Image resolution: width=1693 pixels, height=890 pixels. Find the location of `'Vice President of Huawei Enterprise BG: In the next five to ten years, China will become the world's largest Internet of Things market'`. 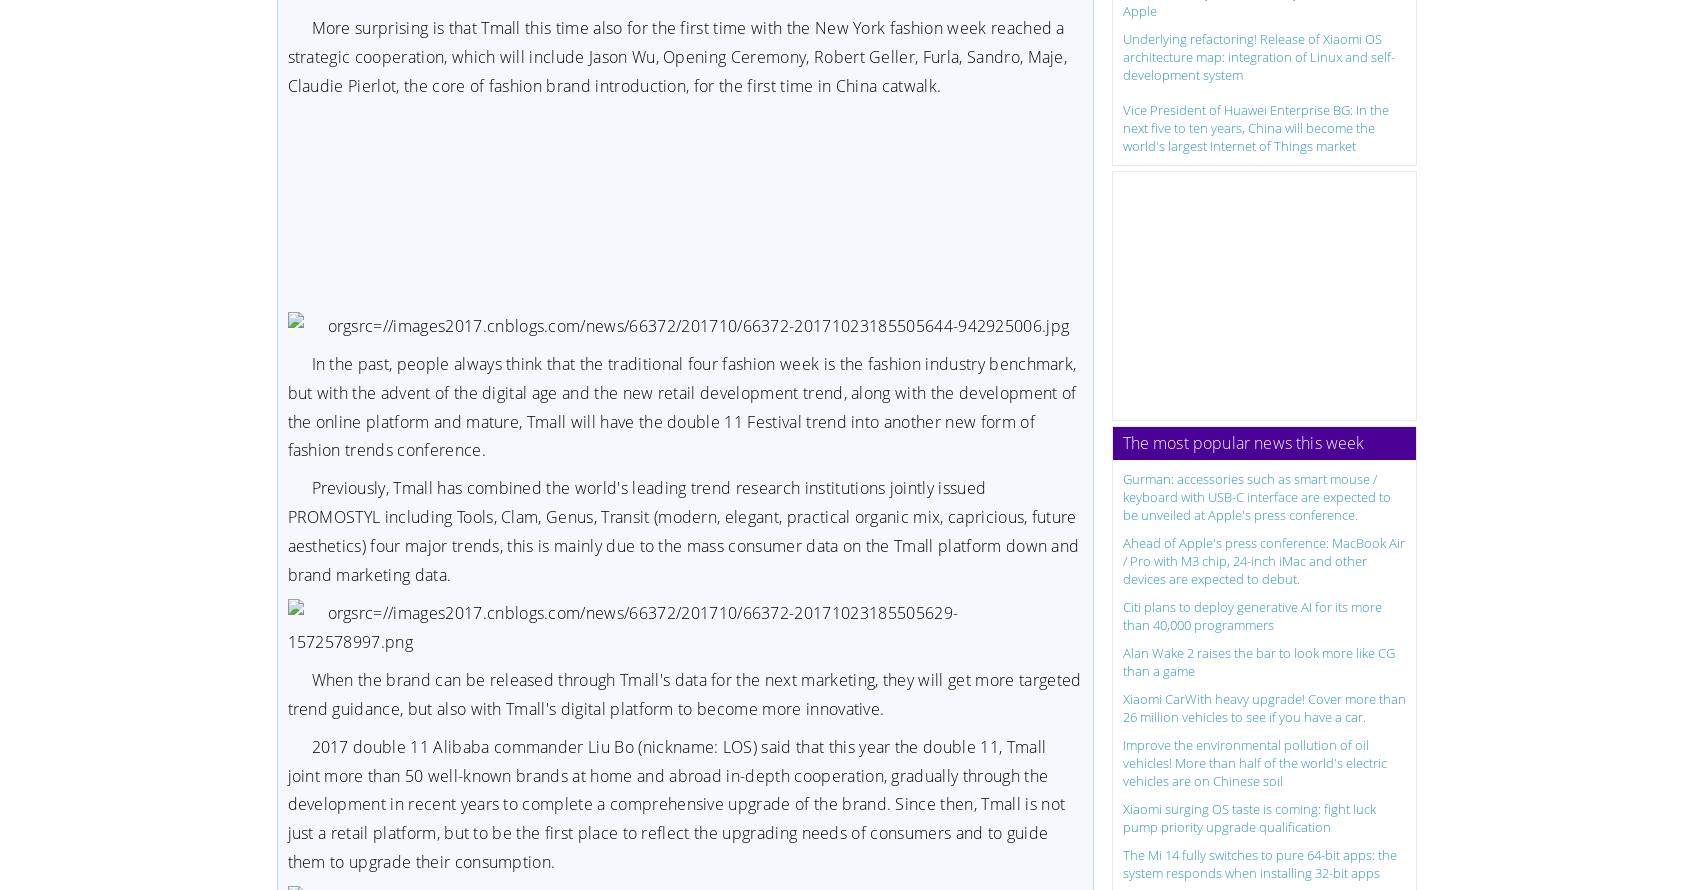

'Vice President of Huawei Enterprise BG: In the next five to ten years, China will become the world's largest Internet of Things market' is located at coordinates (1255, 126).